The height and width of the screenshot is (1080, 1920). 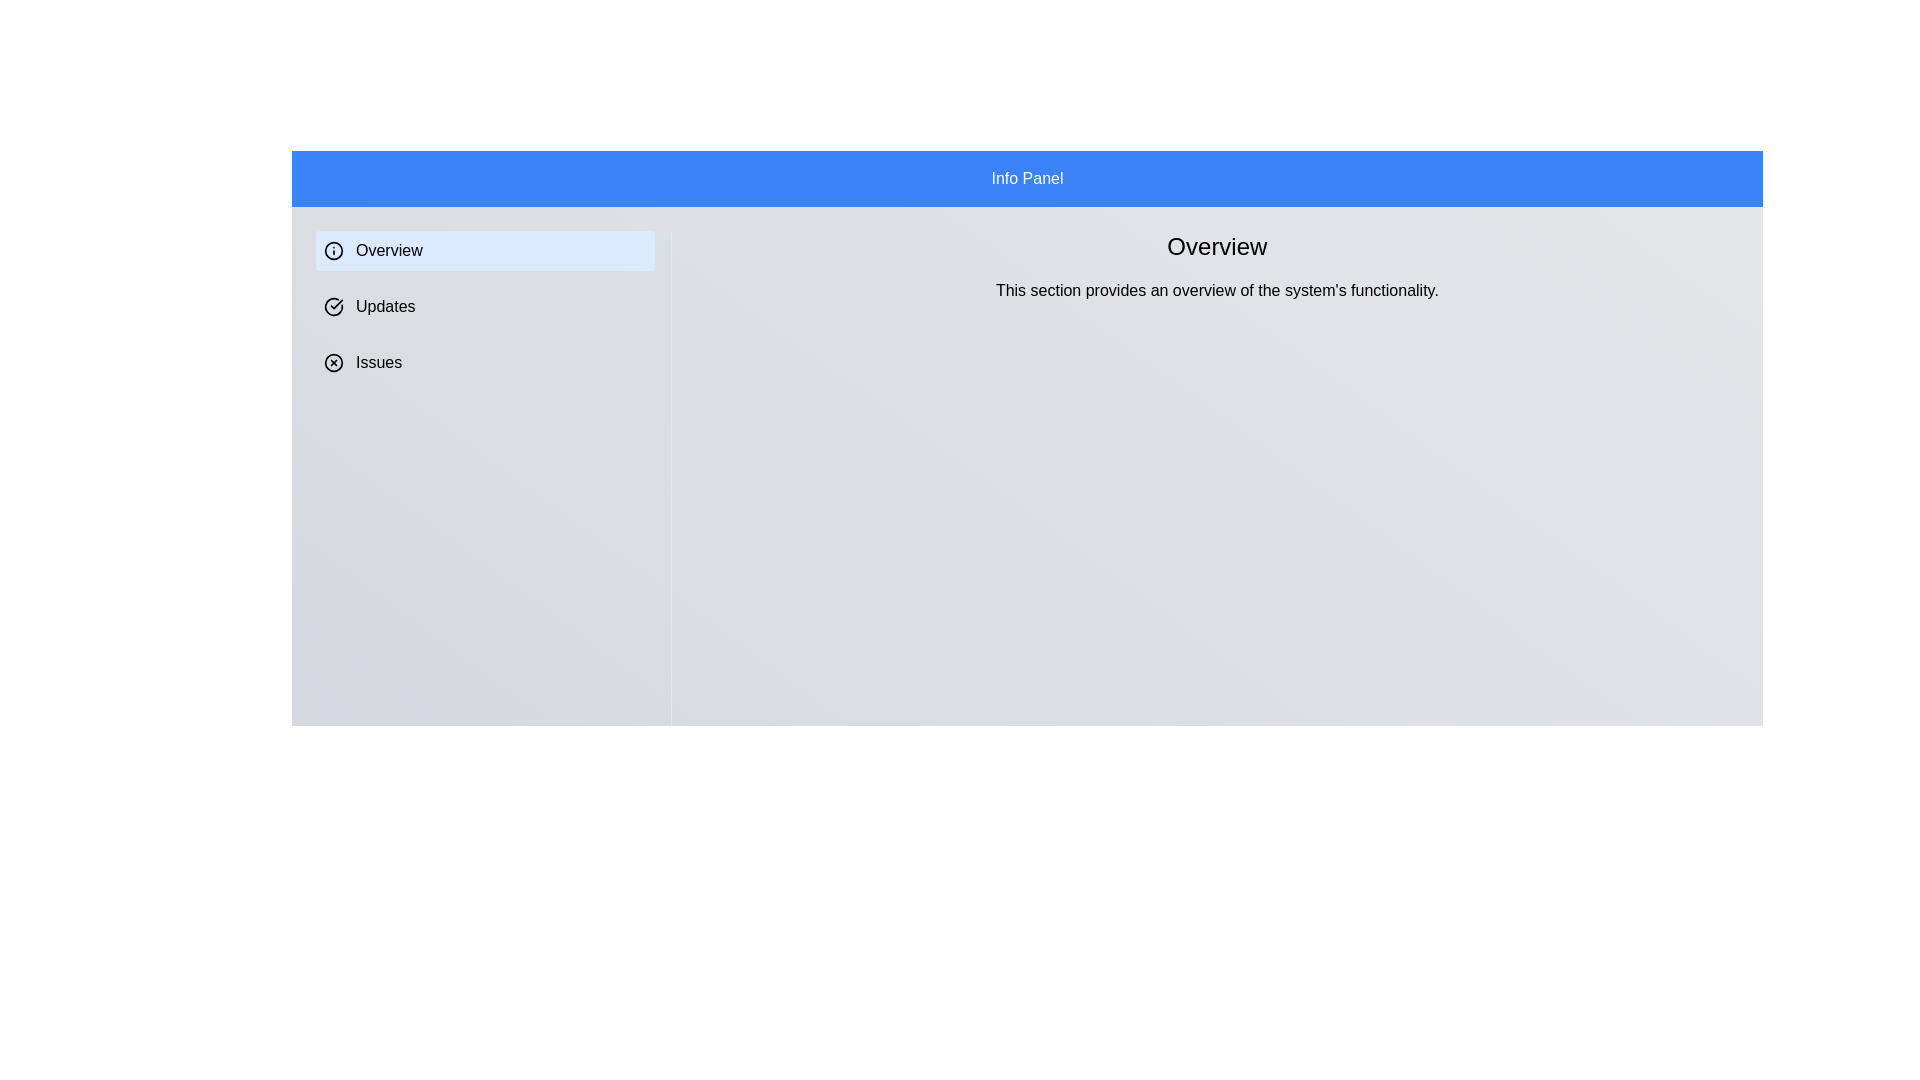 What do you see at coordinates (484, 362) in the screenshot?
I see `the section title Issues to switch to that section` at bounding box center [484, 362].